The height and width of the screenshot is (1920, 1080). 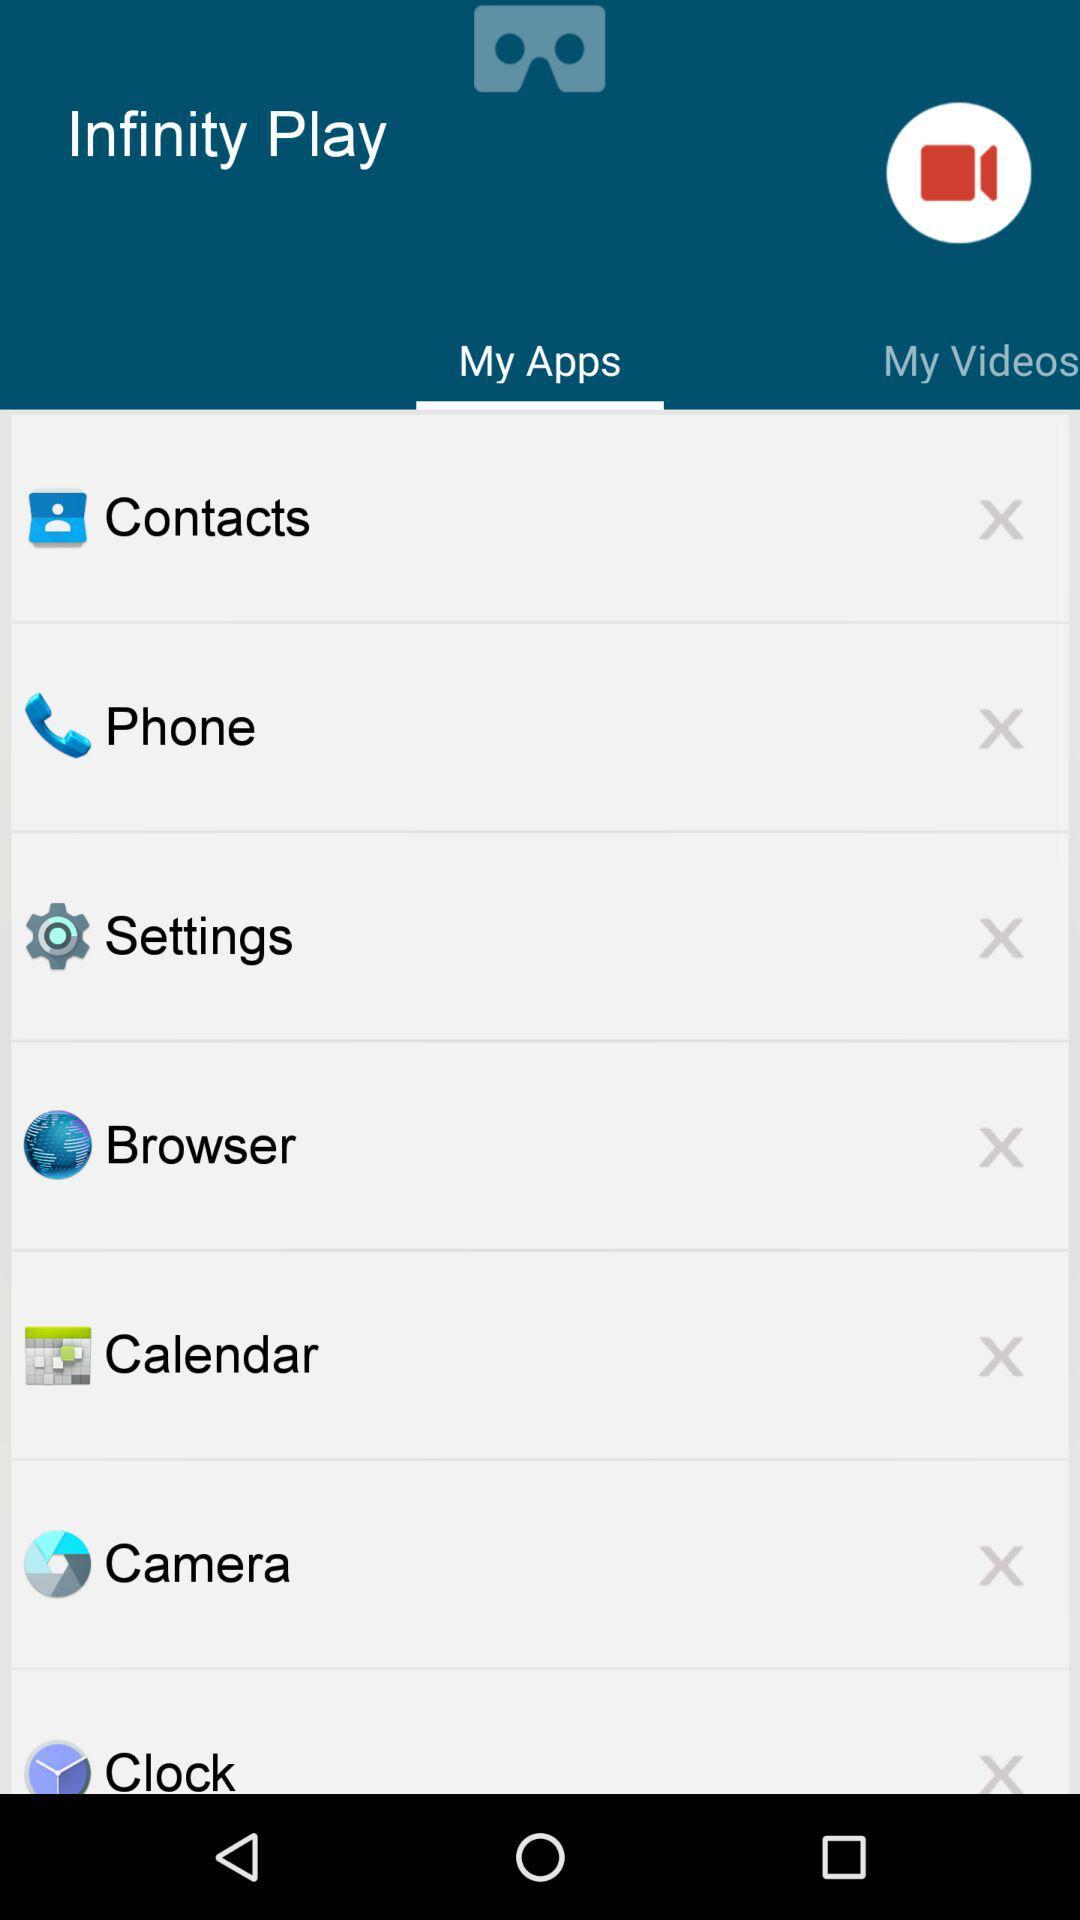 I want to click on go do phone, so click(x=56, y=725).